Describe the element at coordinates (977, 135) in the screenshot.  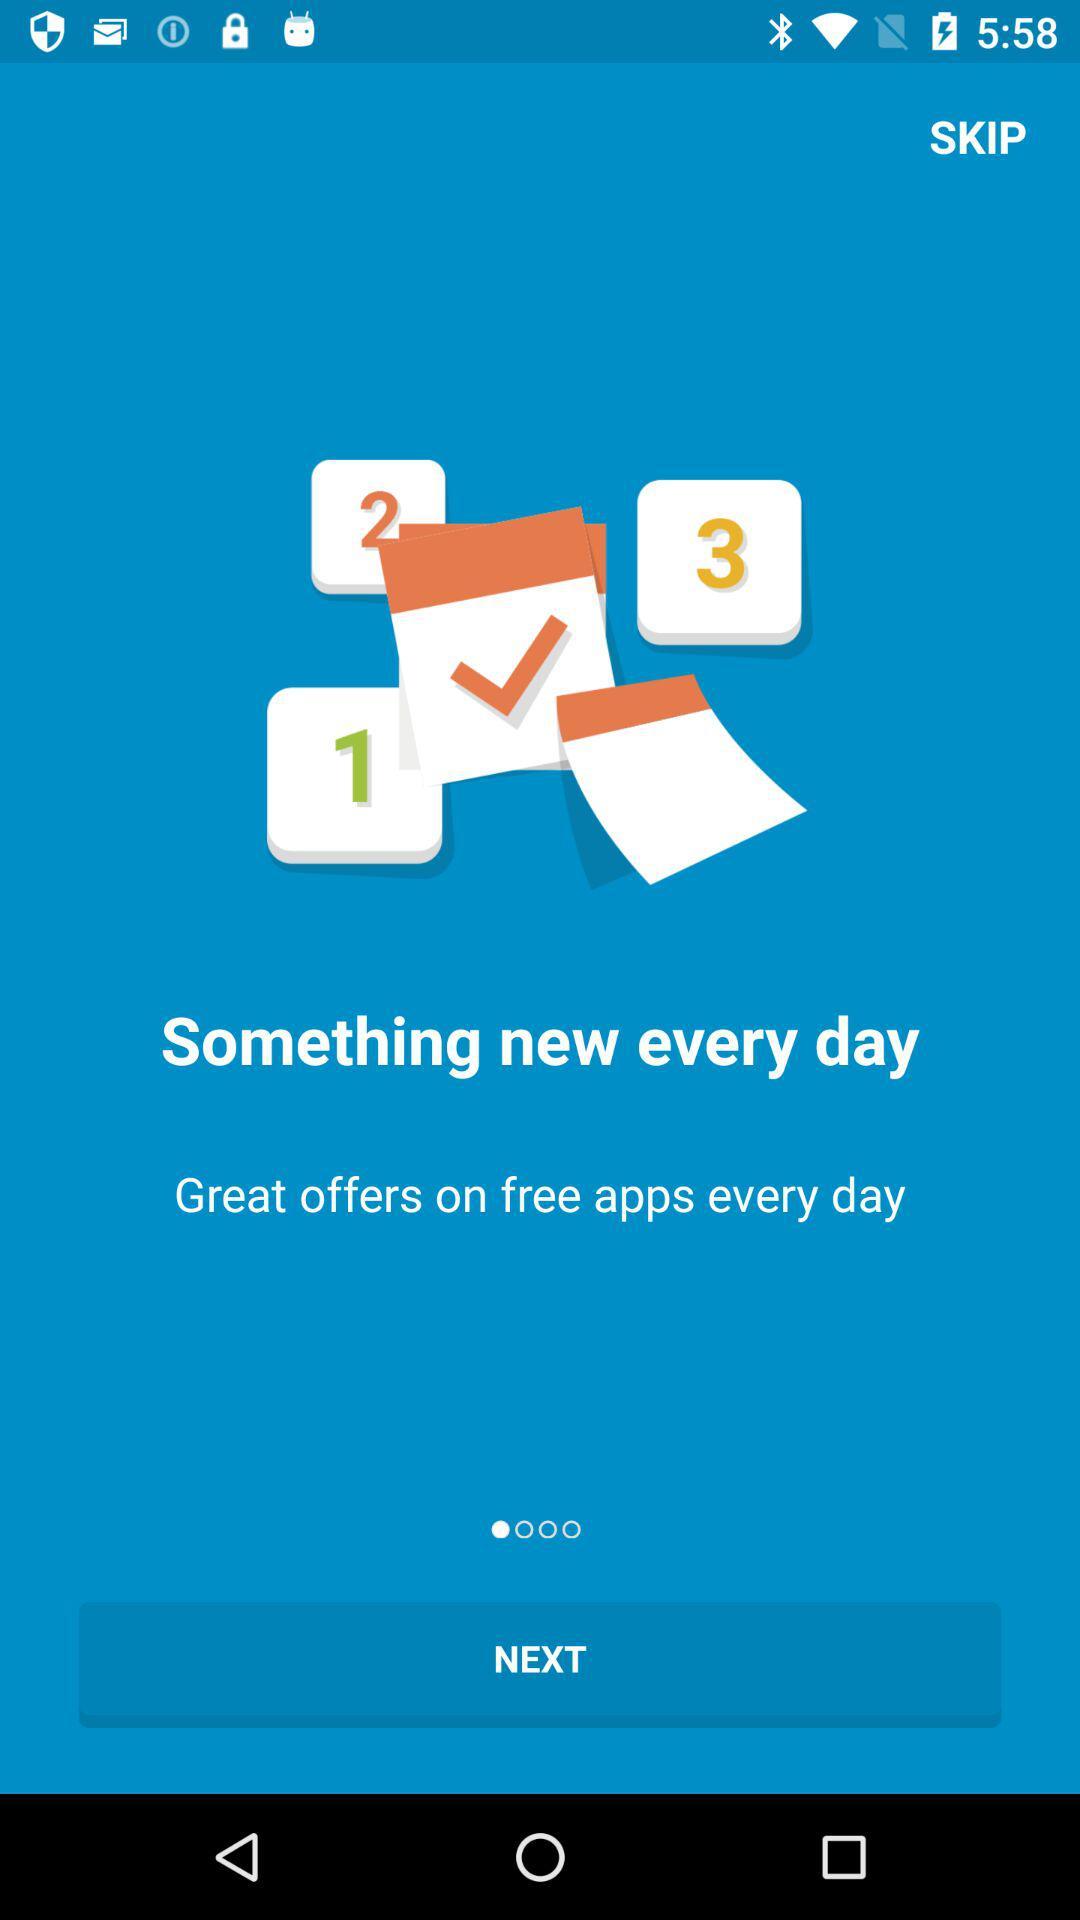
I see `skip app` at that location.